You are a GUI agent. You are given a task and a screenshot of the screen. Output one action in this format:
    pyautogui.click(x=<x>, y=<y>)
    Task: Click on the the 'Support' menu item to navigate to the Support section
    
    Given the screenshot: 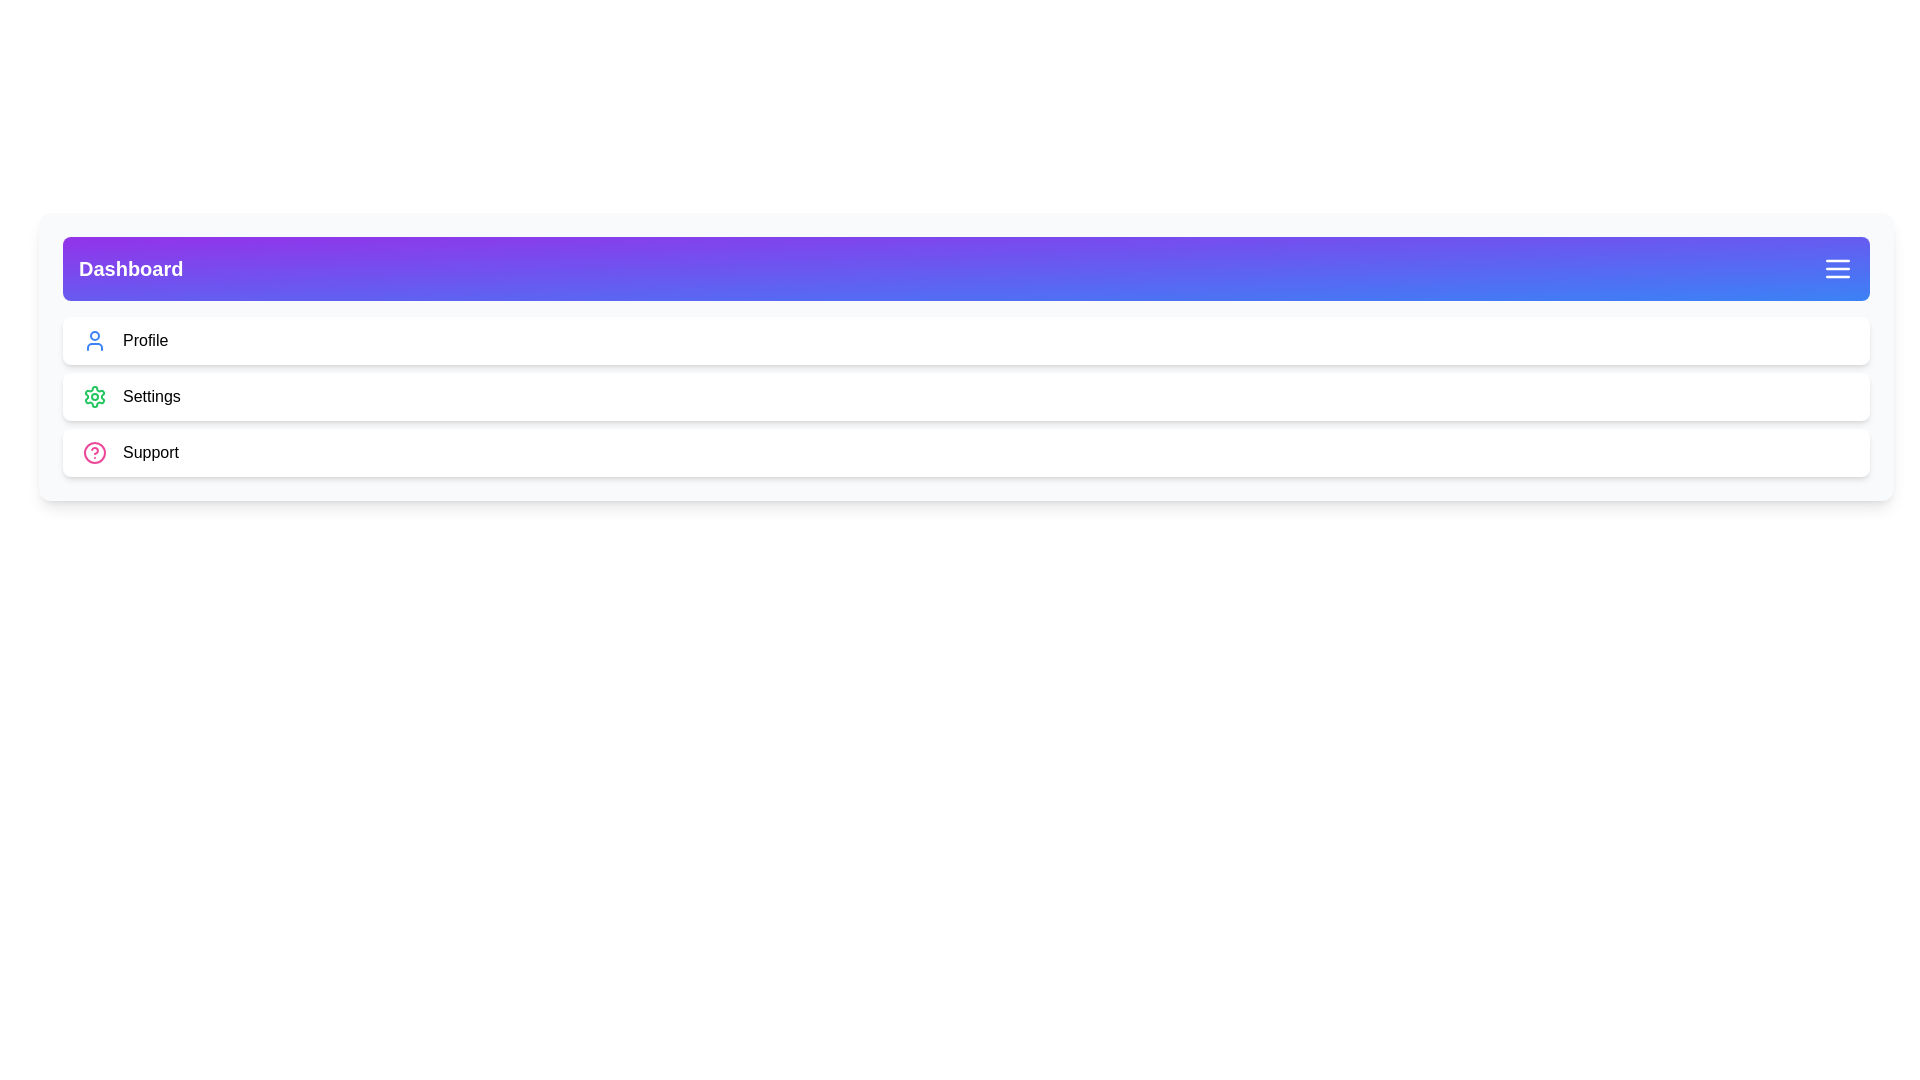 What is the action you would take?
    pyautogui.click(x=149, y=452)
    